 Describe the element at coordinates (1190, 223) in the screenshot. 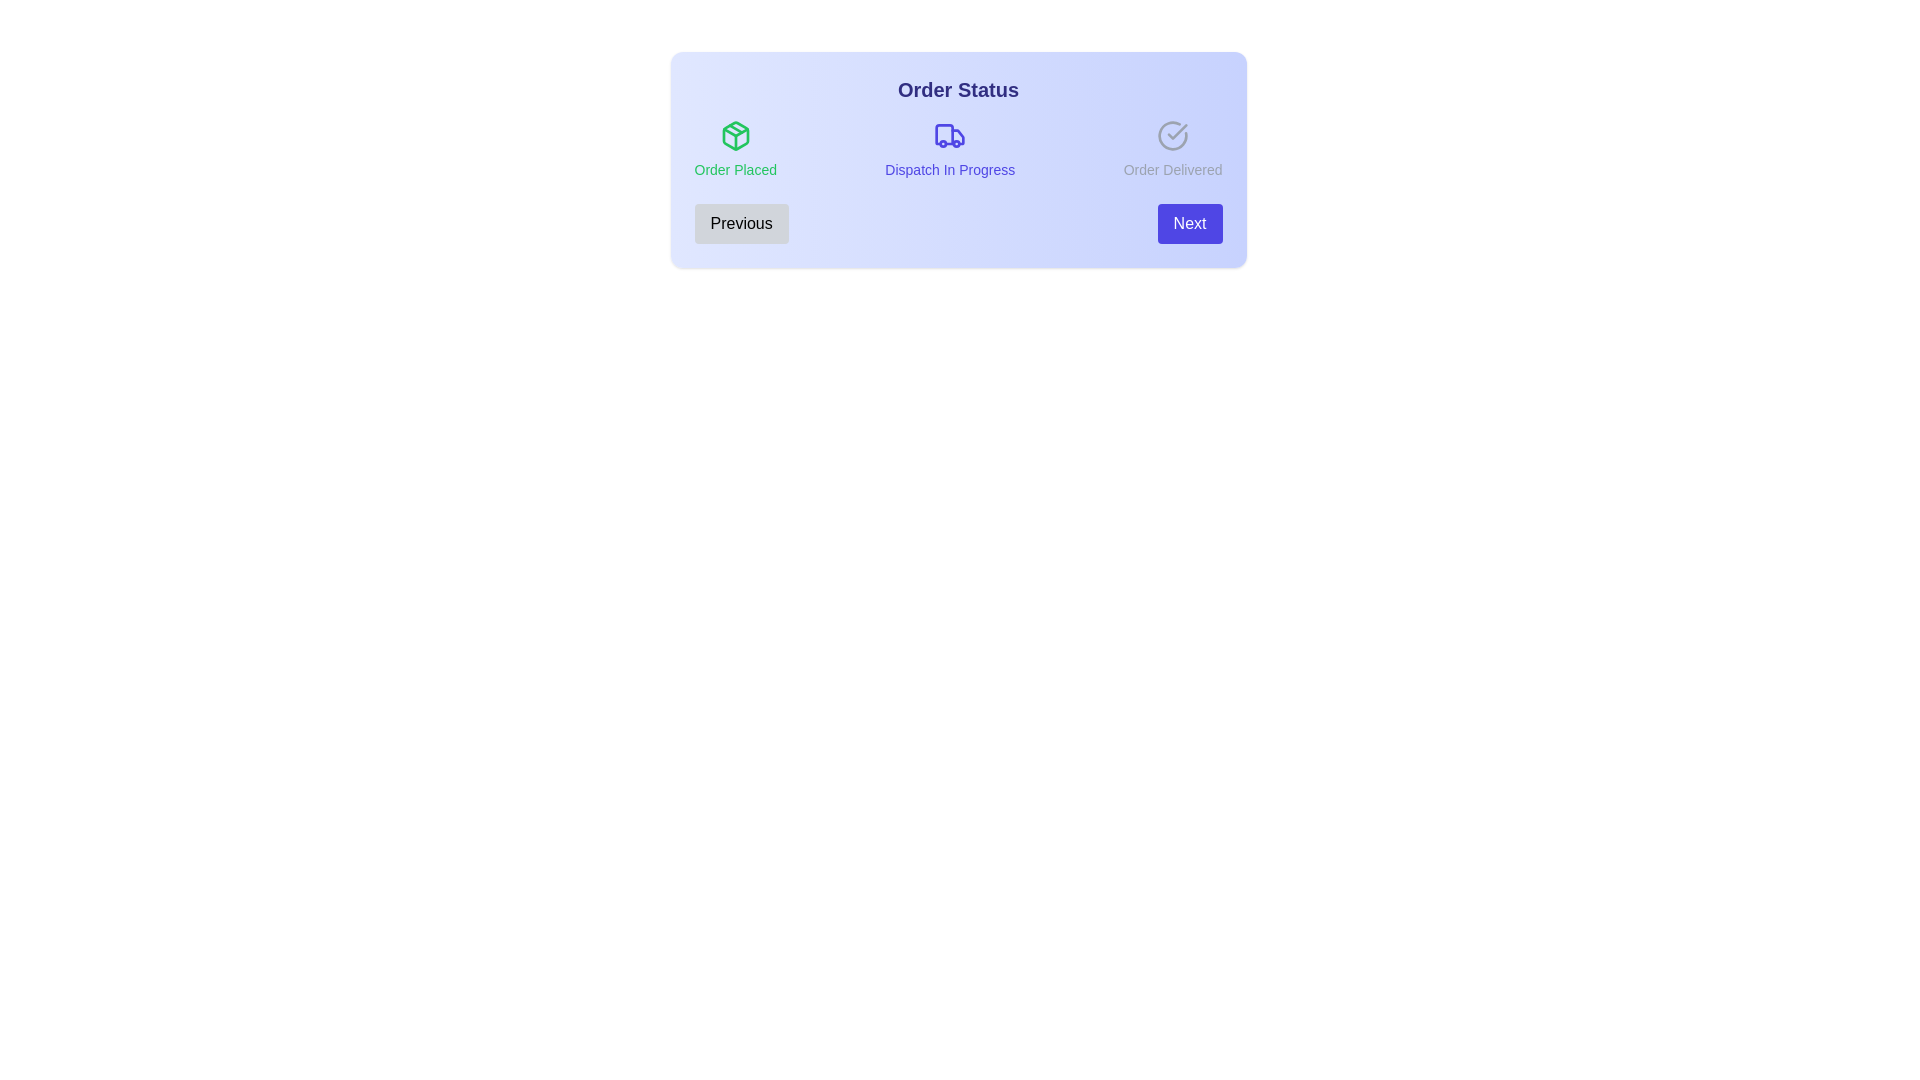

I see `the 'Next' button with a blue background and white text, which is positioned to the far right of the button group below the 'Order Status' panel` at that location.